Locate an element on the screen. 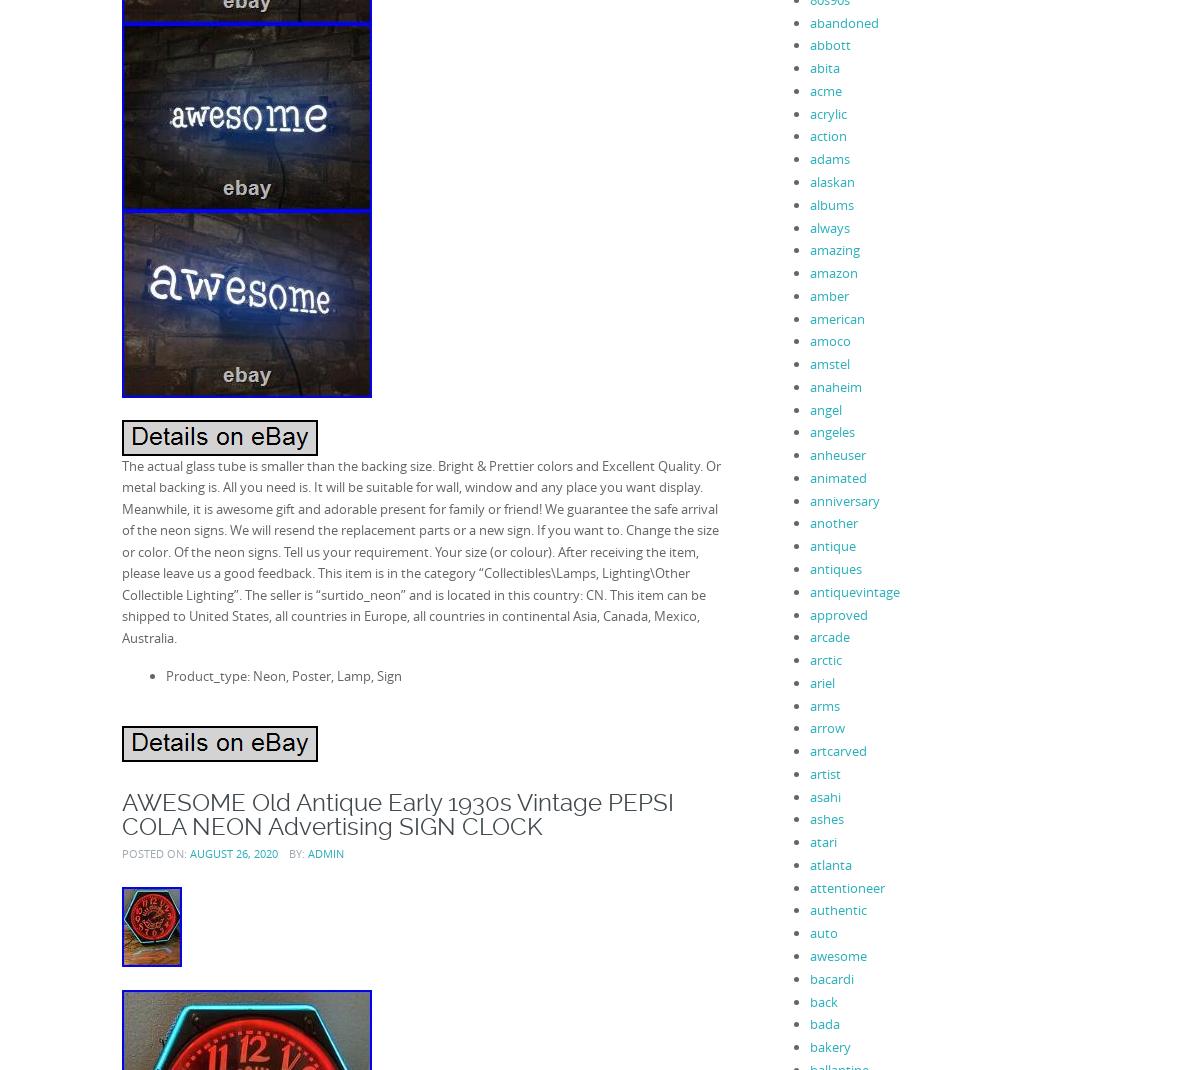 The height and width of the screenshot is (1070, 1184). 'angel' is located at coordinates (825, 407).